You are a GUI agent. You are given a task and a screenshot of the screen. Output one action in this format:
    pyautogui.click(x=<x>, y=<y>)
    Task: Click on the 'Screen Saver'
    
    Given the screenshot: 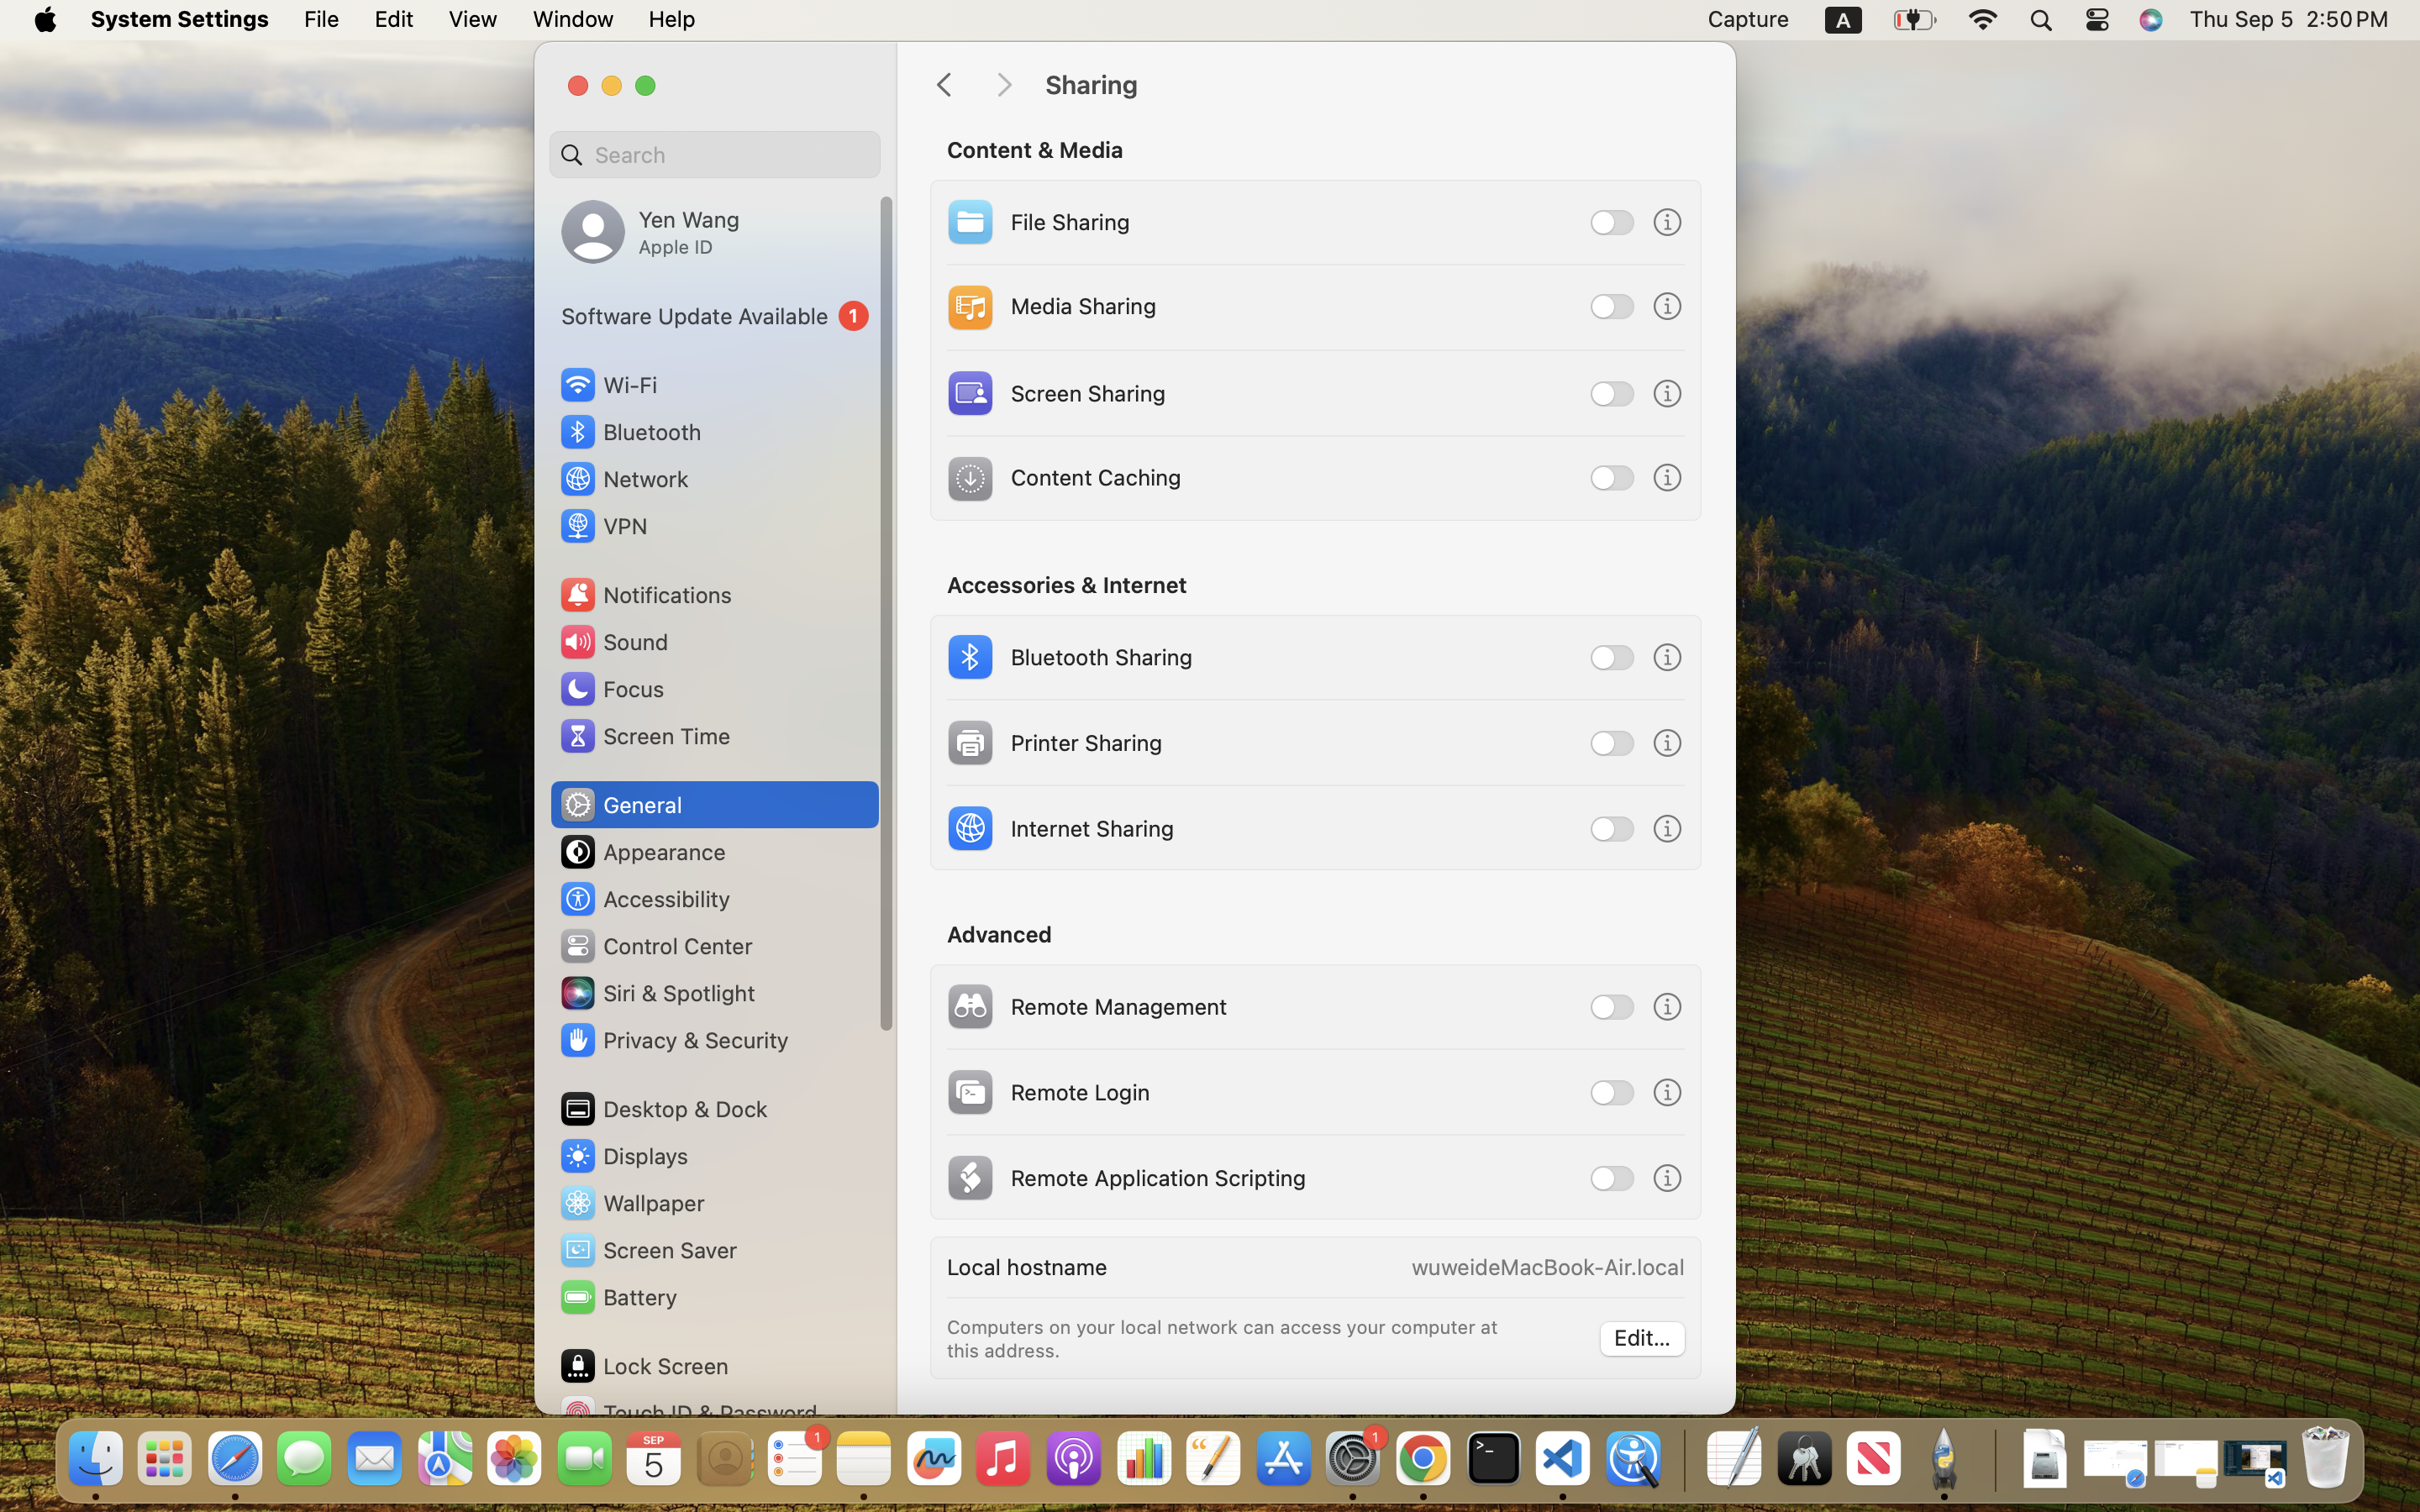 What is the action you would take?
    pyautogui.click(x=646, y=1250)
    